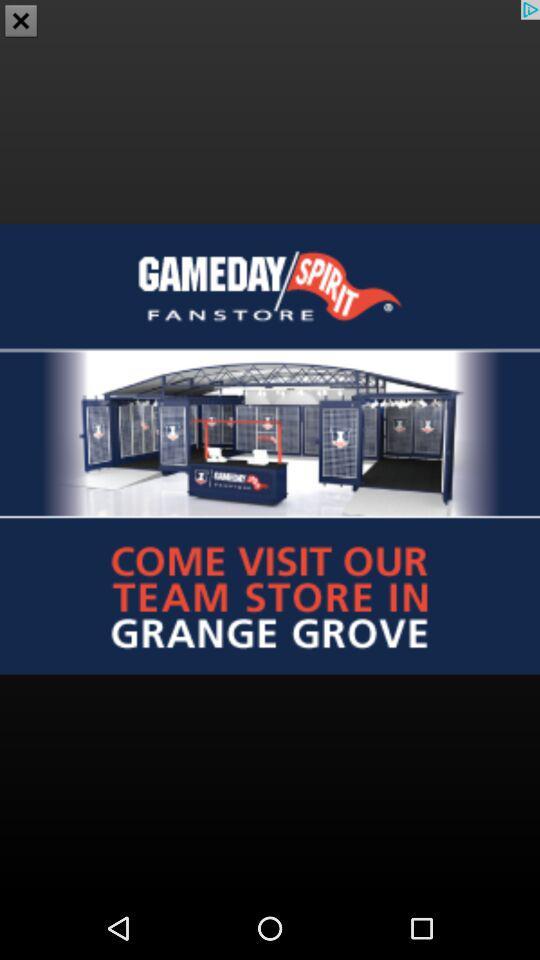 The image size is (540, 960). I want to click on the close icon, so click(20, 21).